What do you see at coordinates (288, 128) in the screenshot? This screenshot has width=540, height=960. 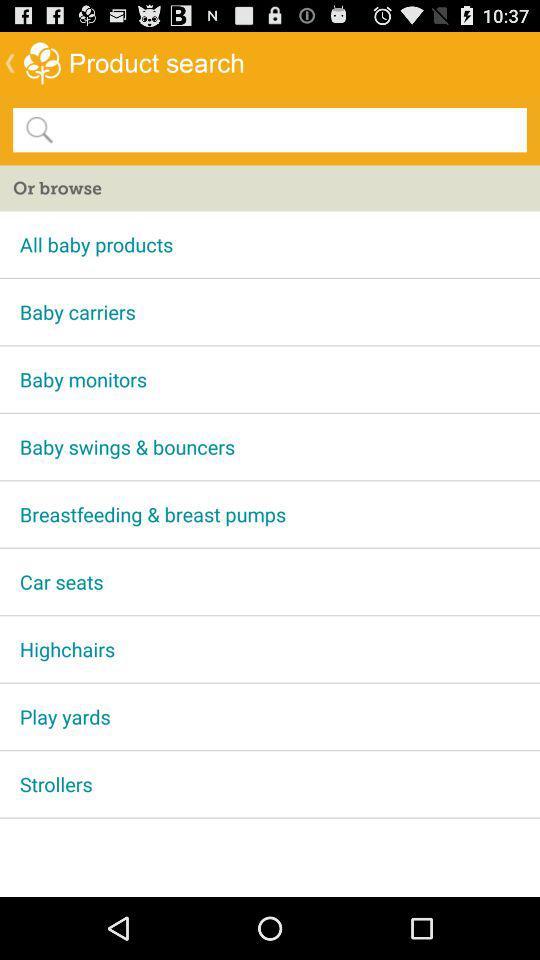 I see `search the product` at bounding box center [288, 128].